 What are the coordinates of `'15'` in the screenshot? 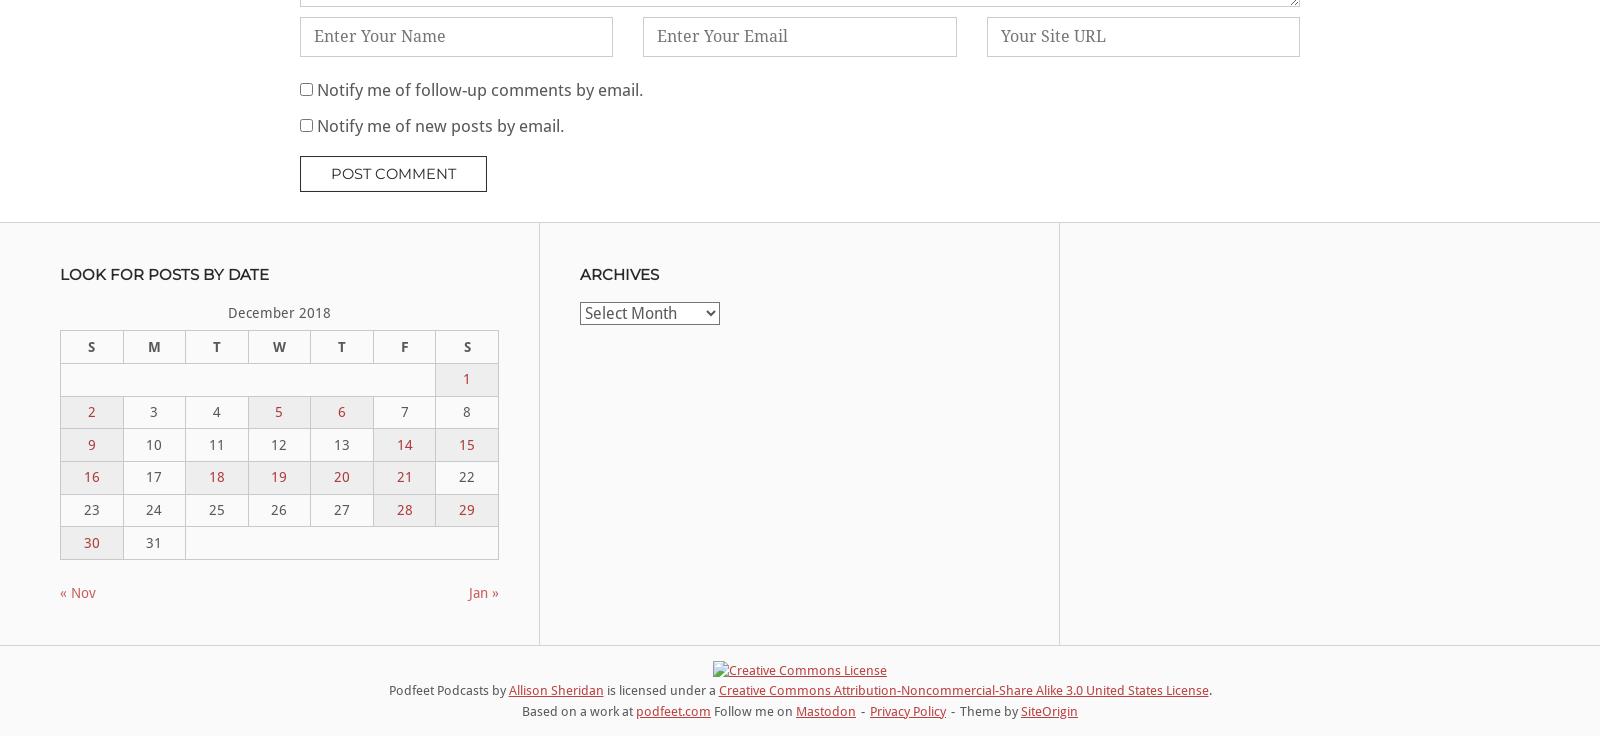 It's located at (466, 444).